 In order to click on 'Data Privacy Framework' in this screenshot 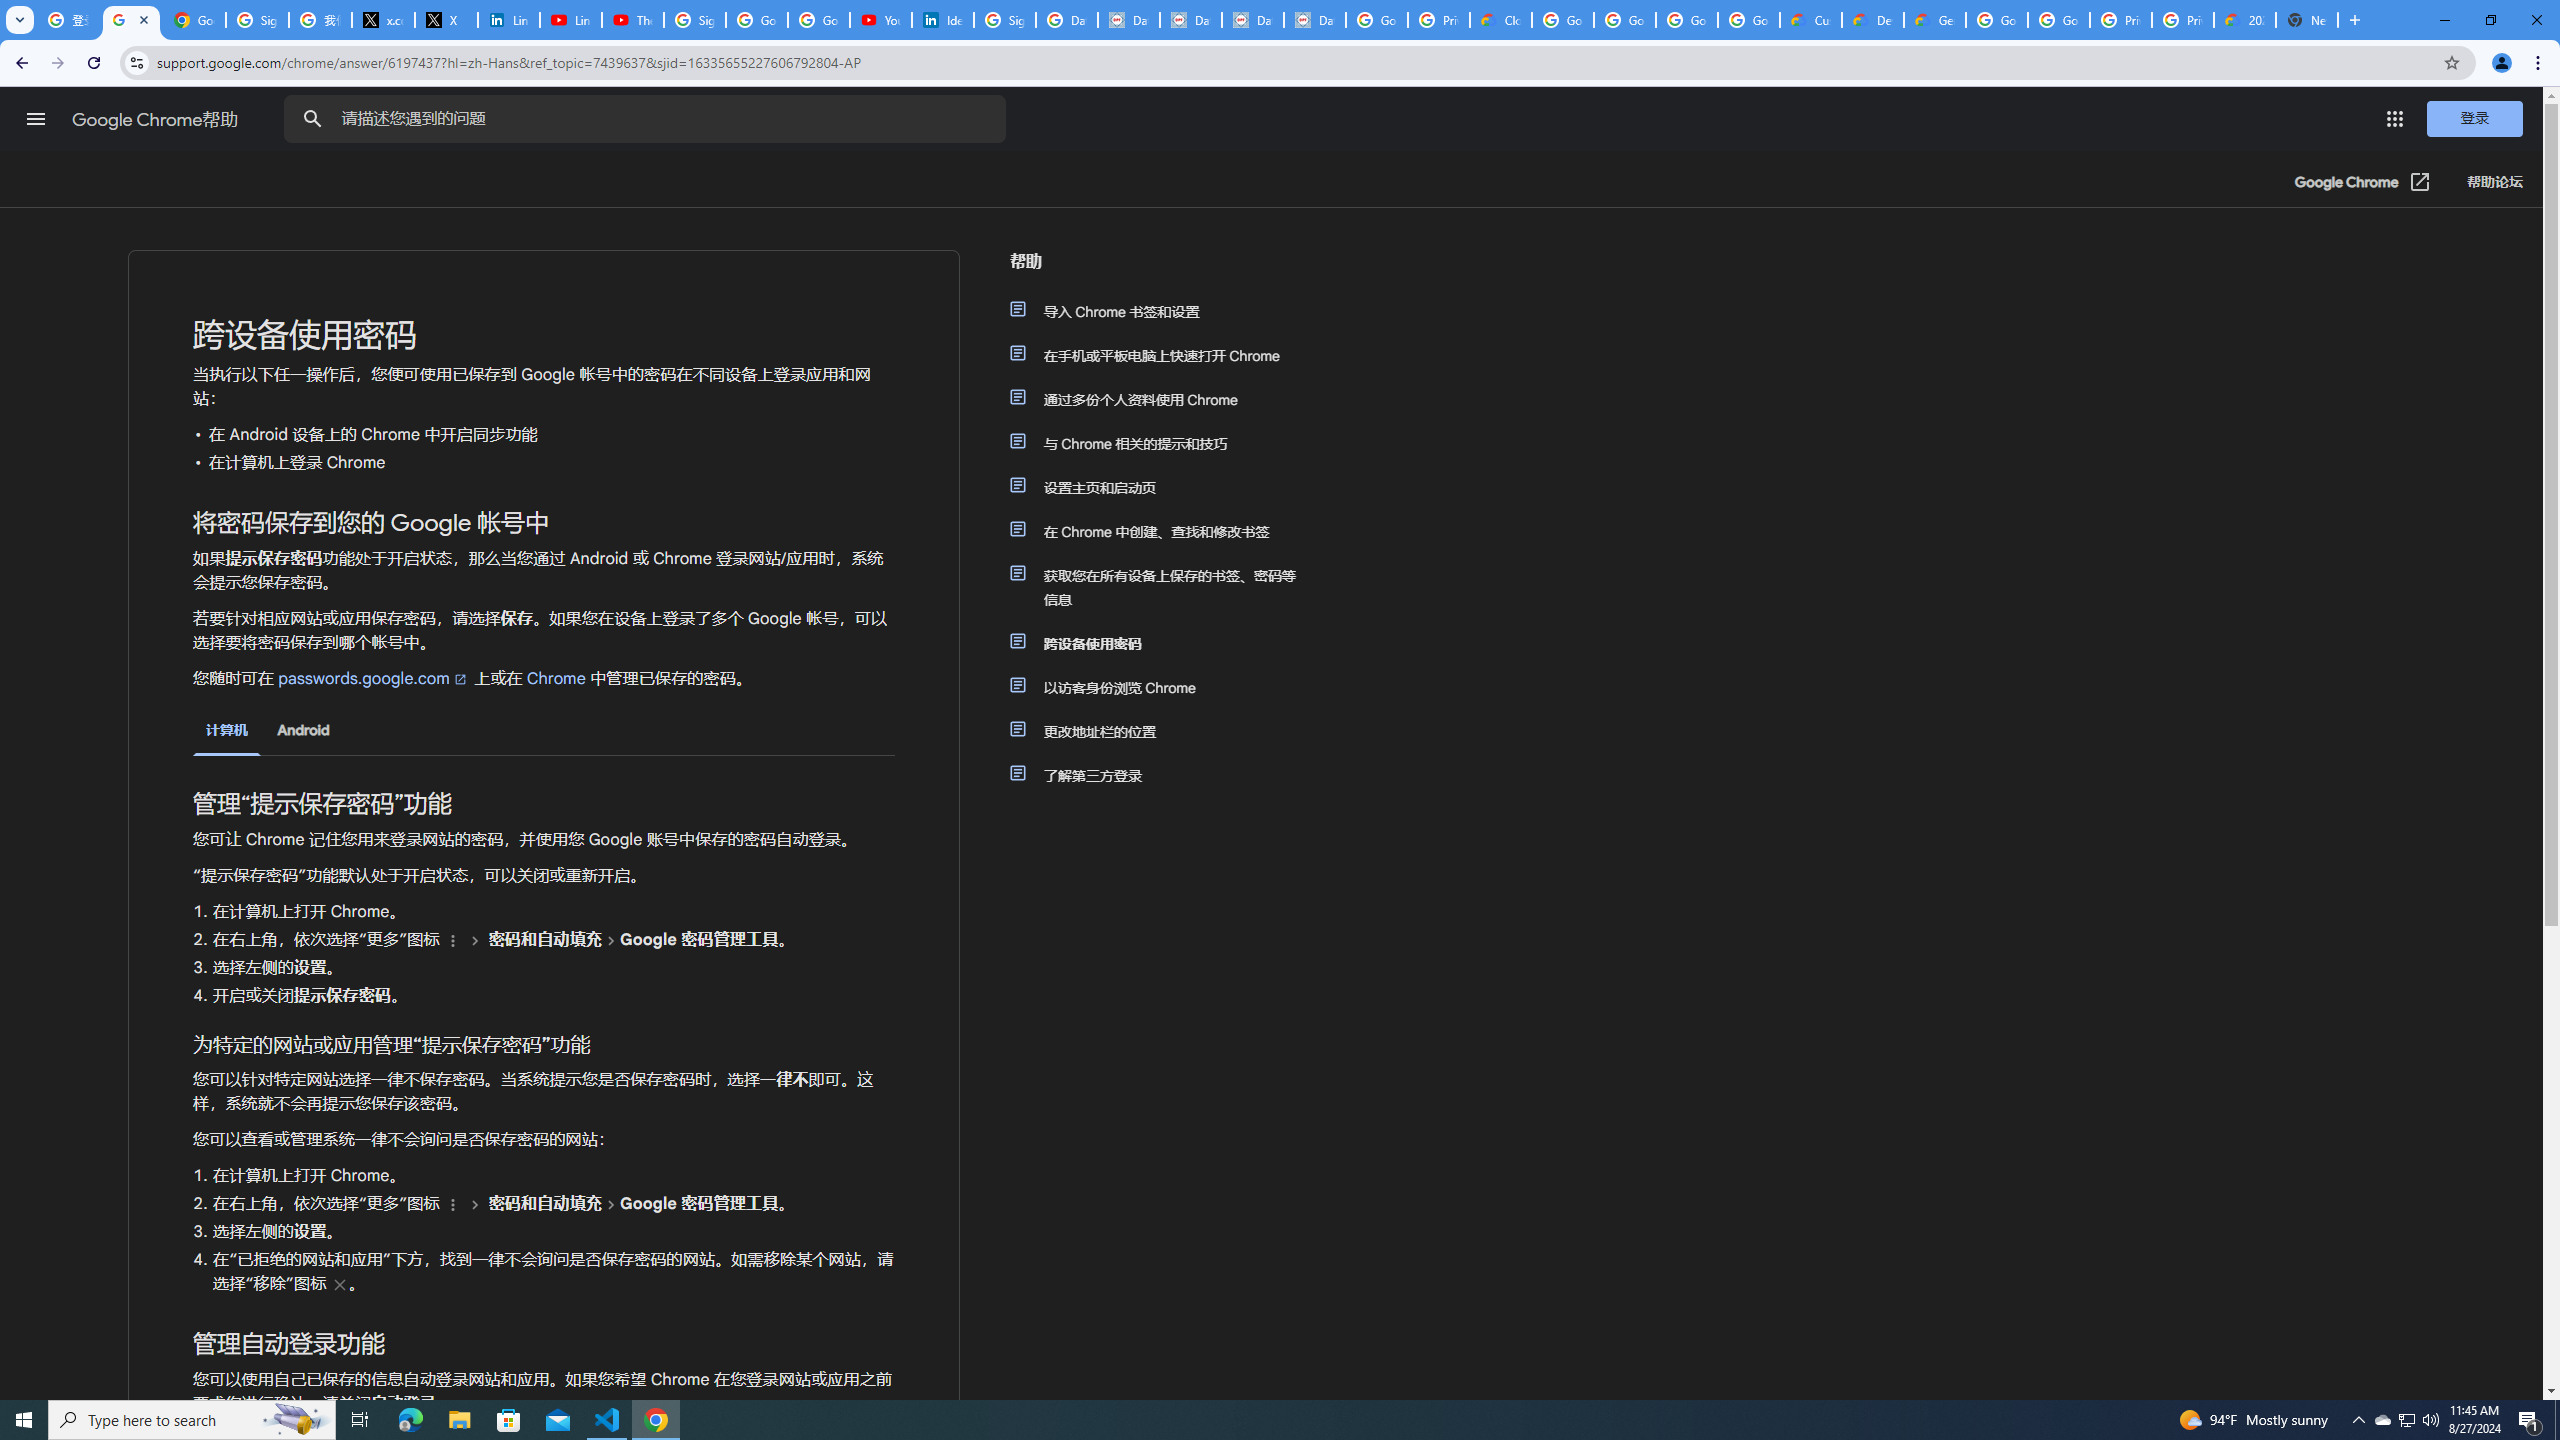, I will do `click(1190, 19)`.